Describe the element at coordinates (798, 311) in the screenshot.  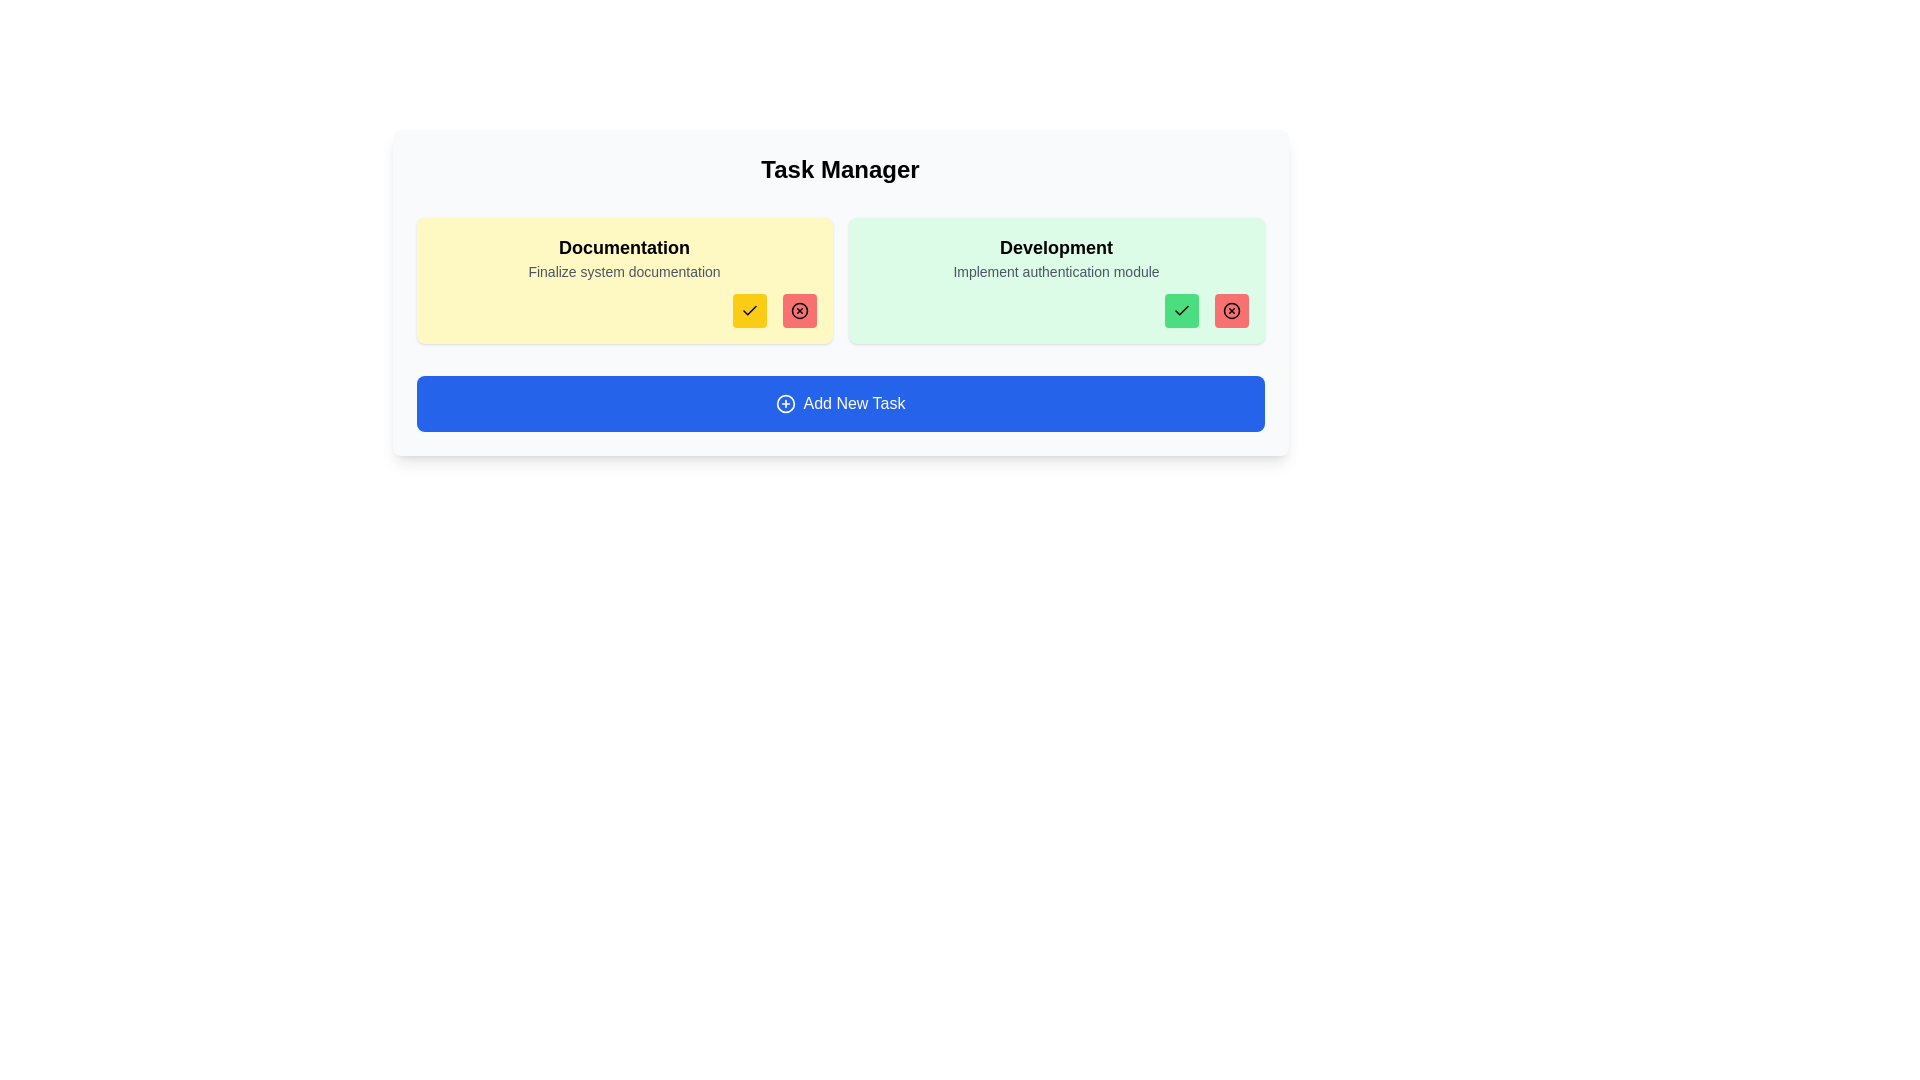
I see `the circular button with a red border and '×' symbol inside, located in the second column of the task grid under the 'Development' task card` at that location.